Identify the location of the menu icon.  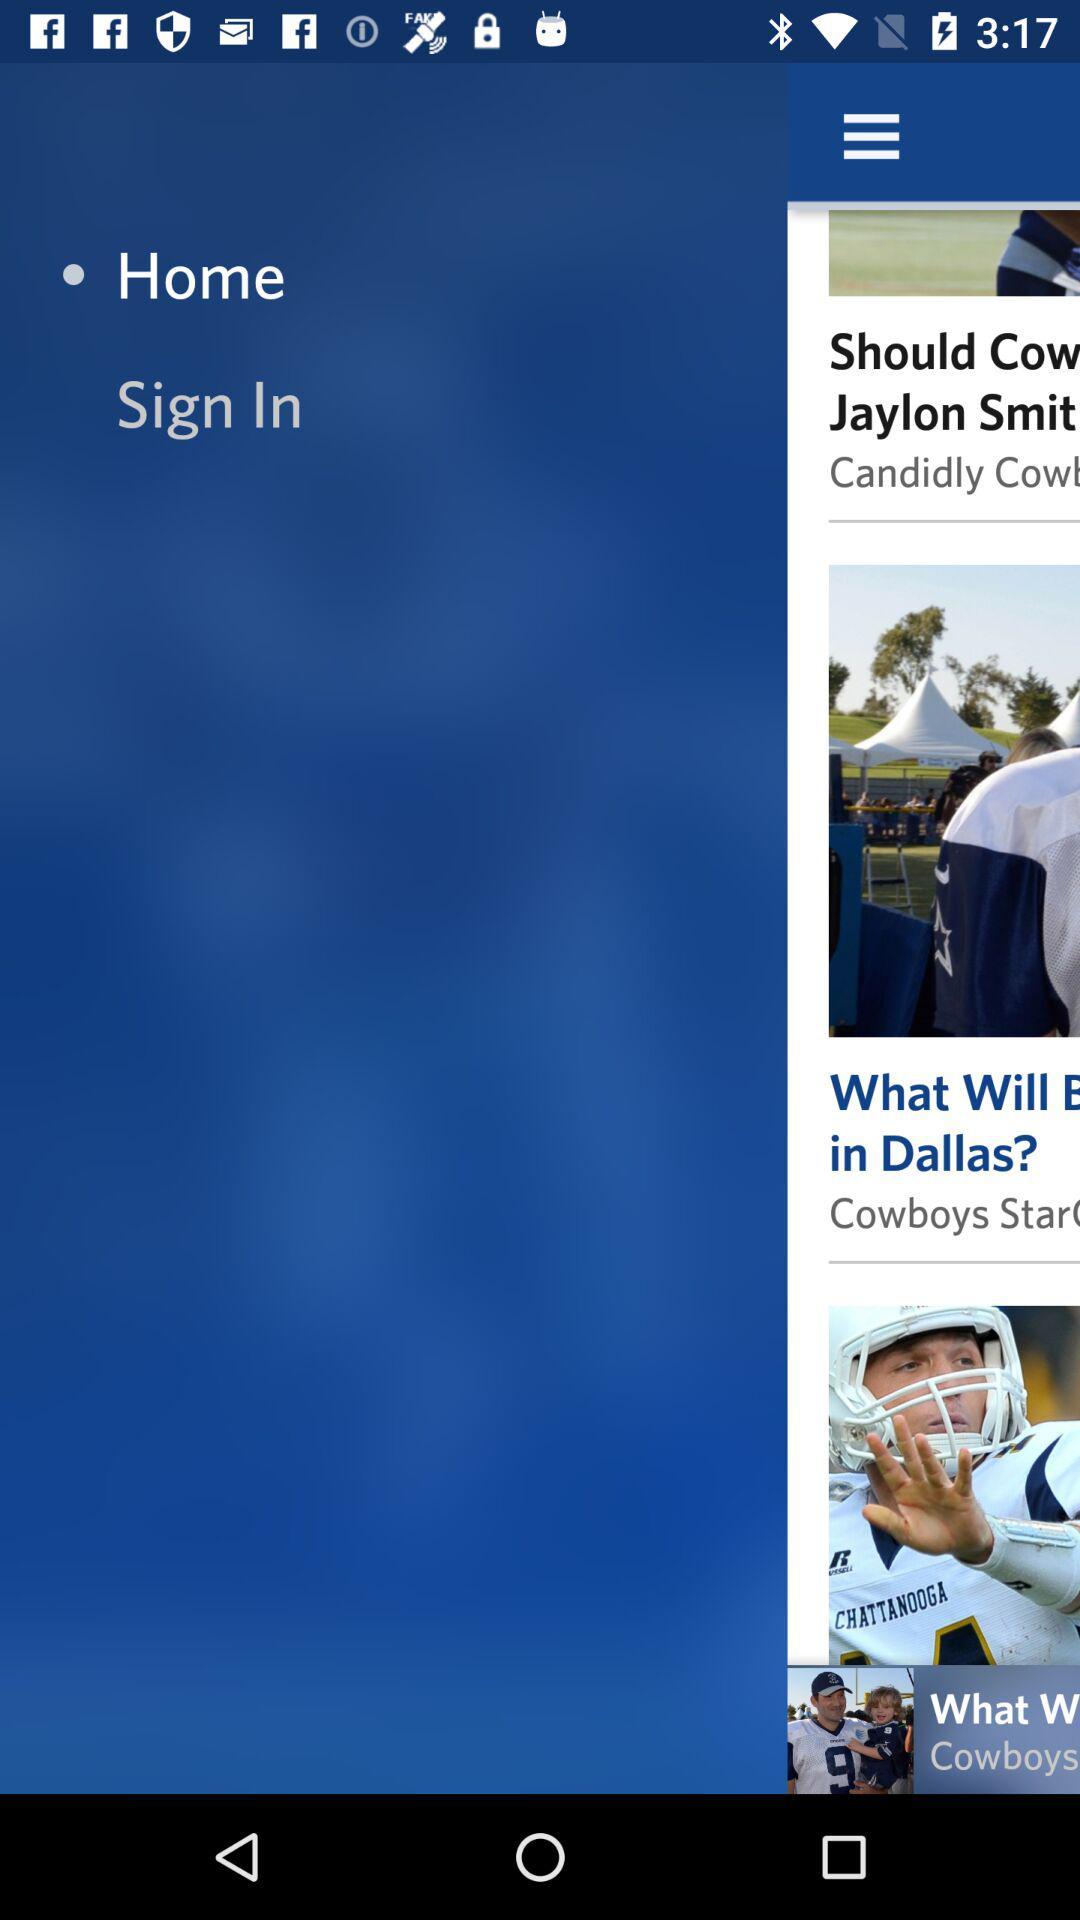
(870, 135).